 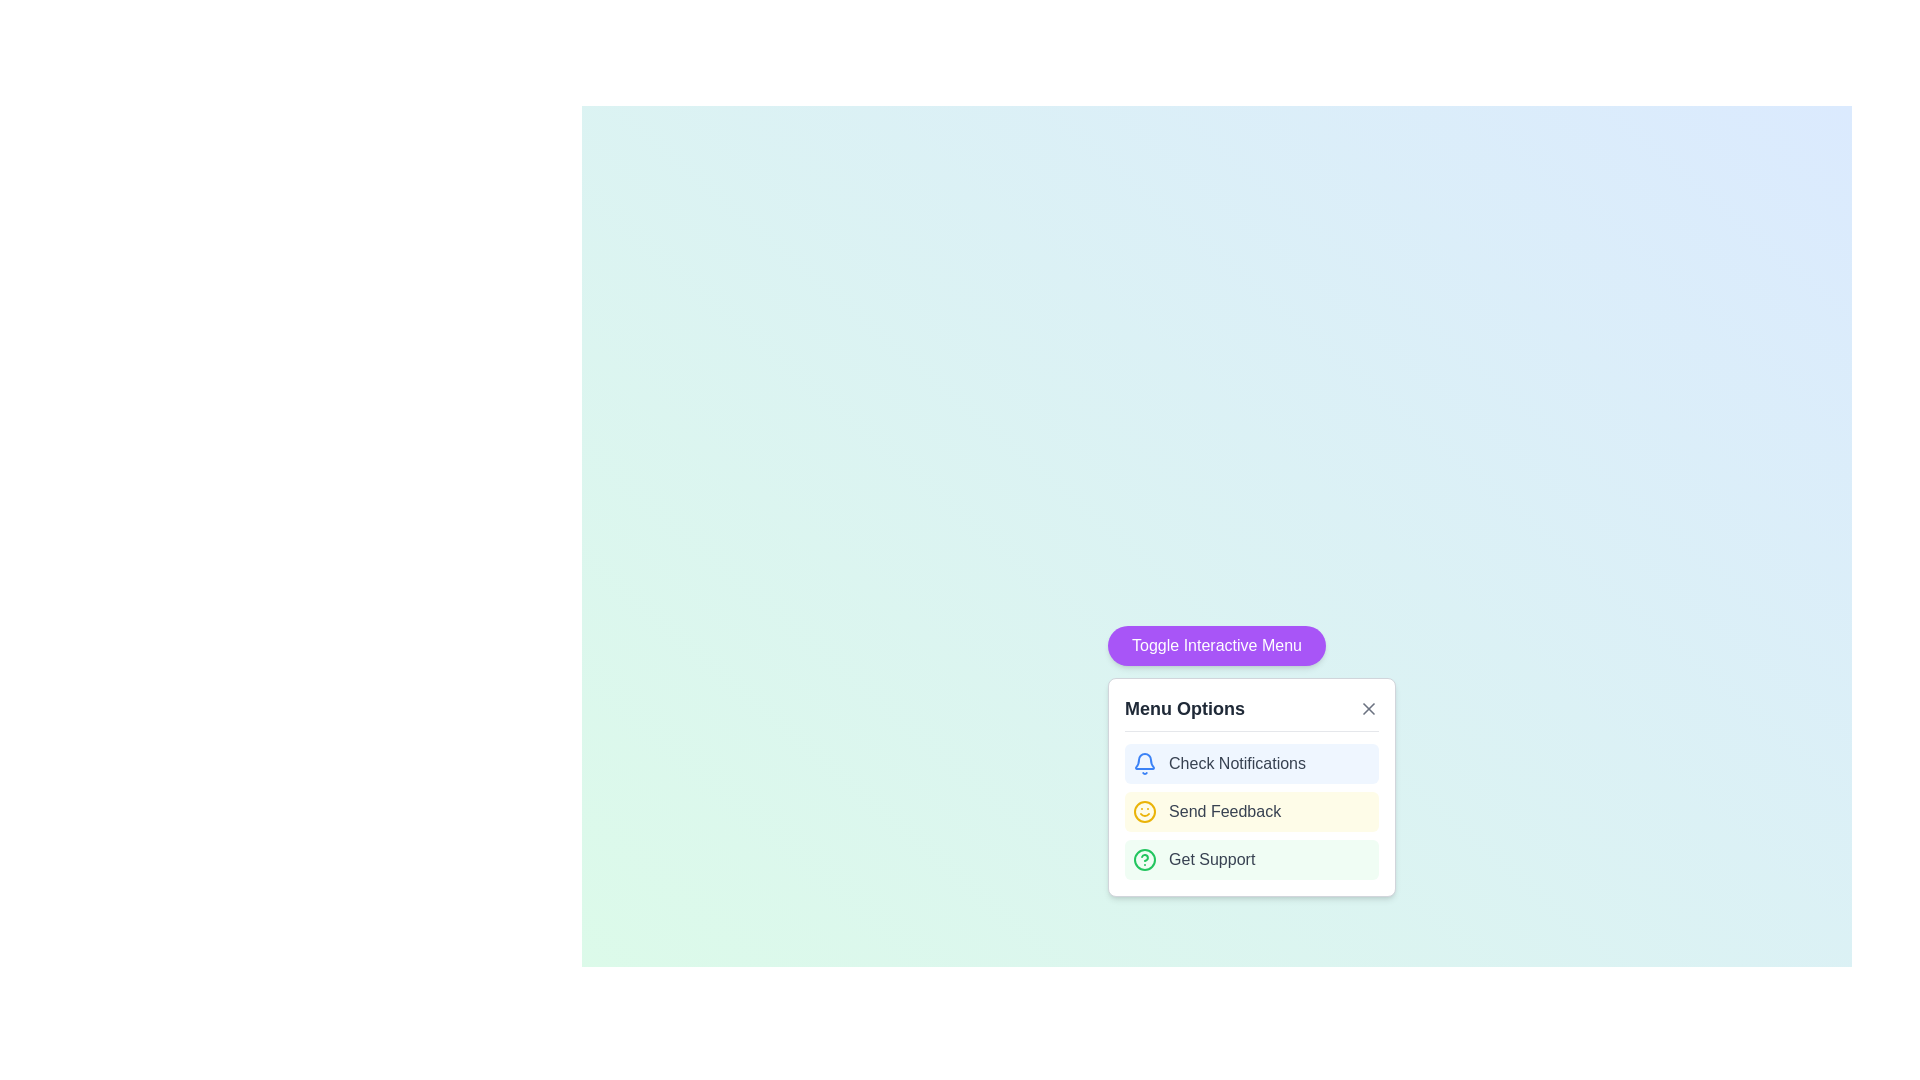 What do you see at coordinates (1211, 859) in the screenshot?
I see `the 'Get Support' text label in the third row of the 'Menu Options', which is adjacent to a green question mark icon` at bounding box center [1211, 859].